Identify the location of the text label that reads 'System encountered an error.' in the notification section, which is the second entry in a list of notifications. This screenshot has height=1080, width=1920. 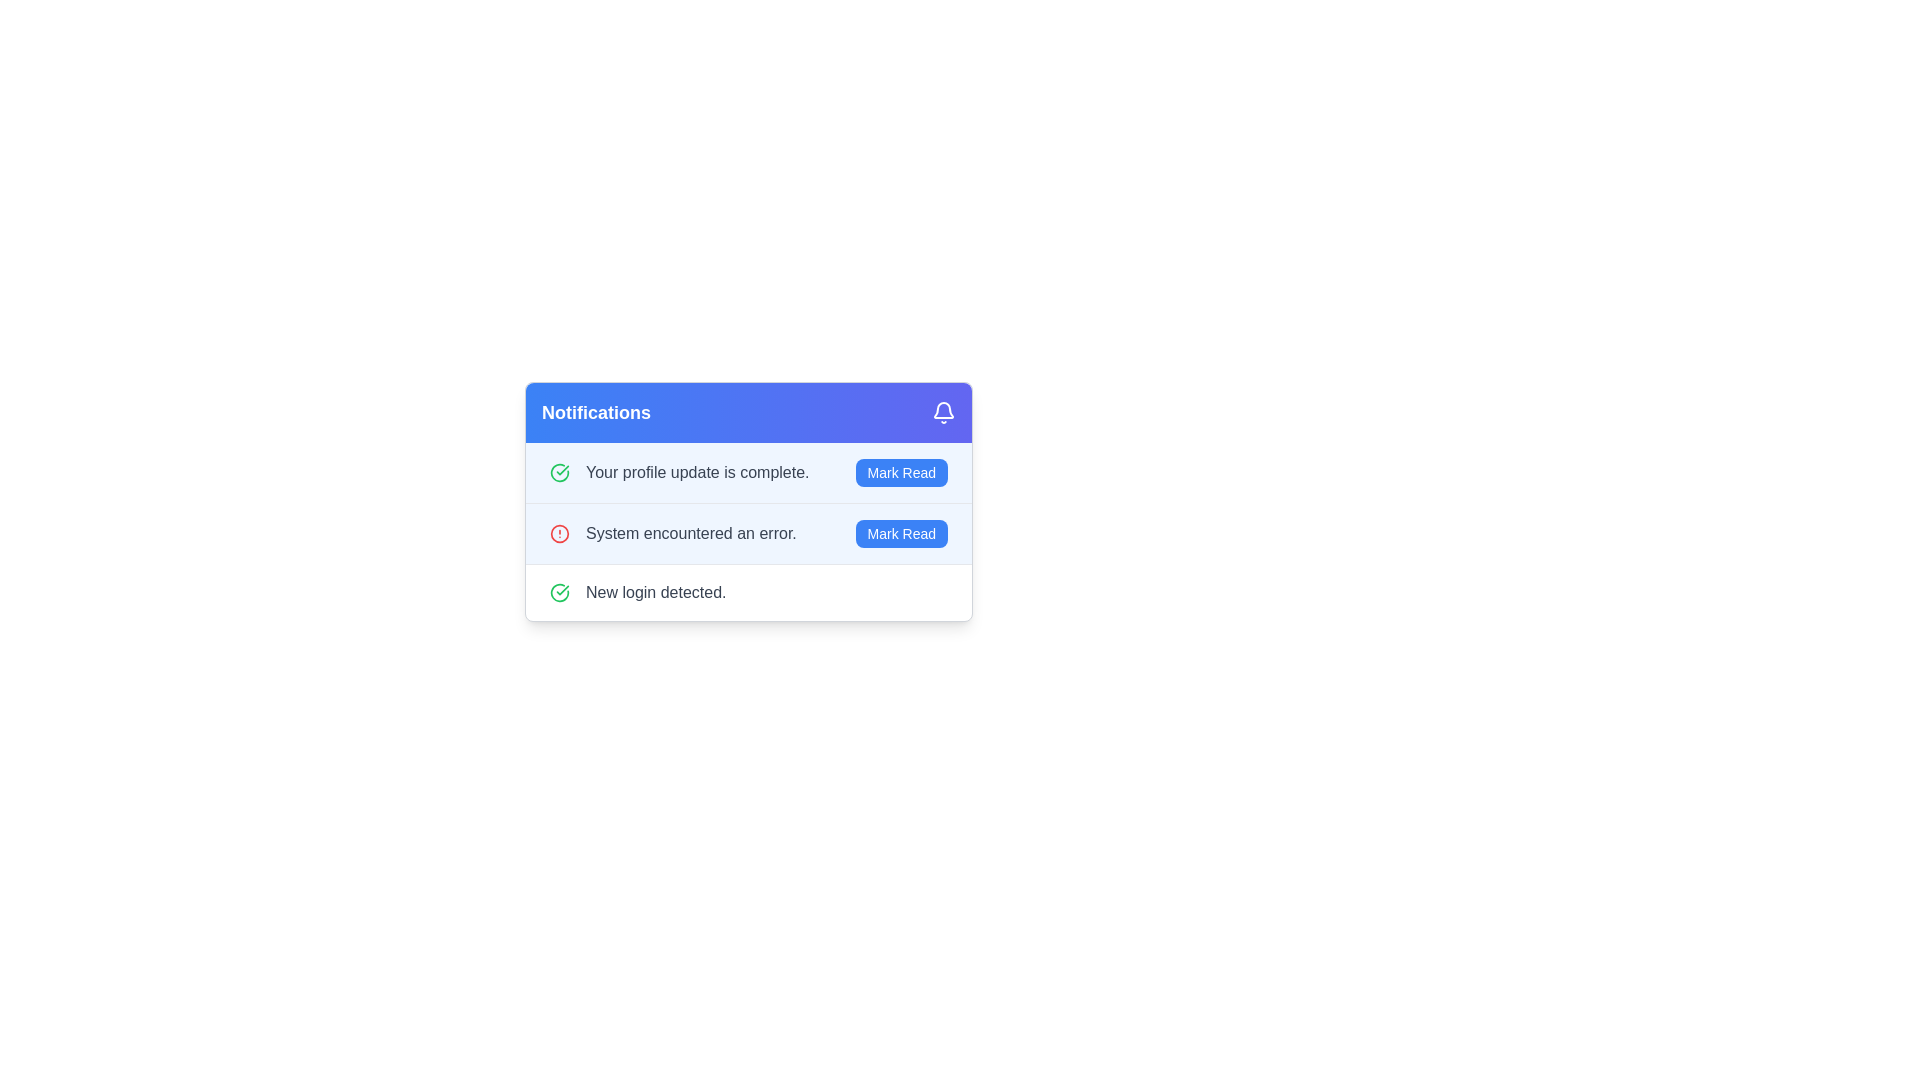
(691, 532).